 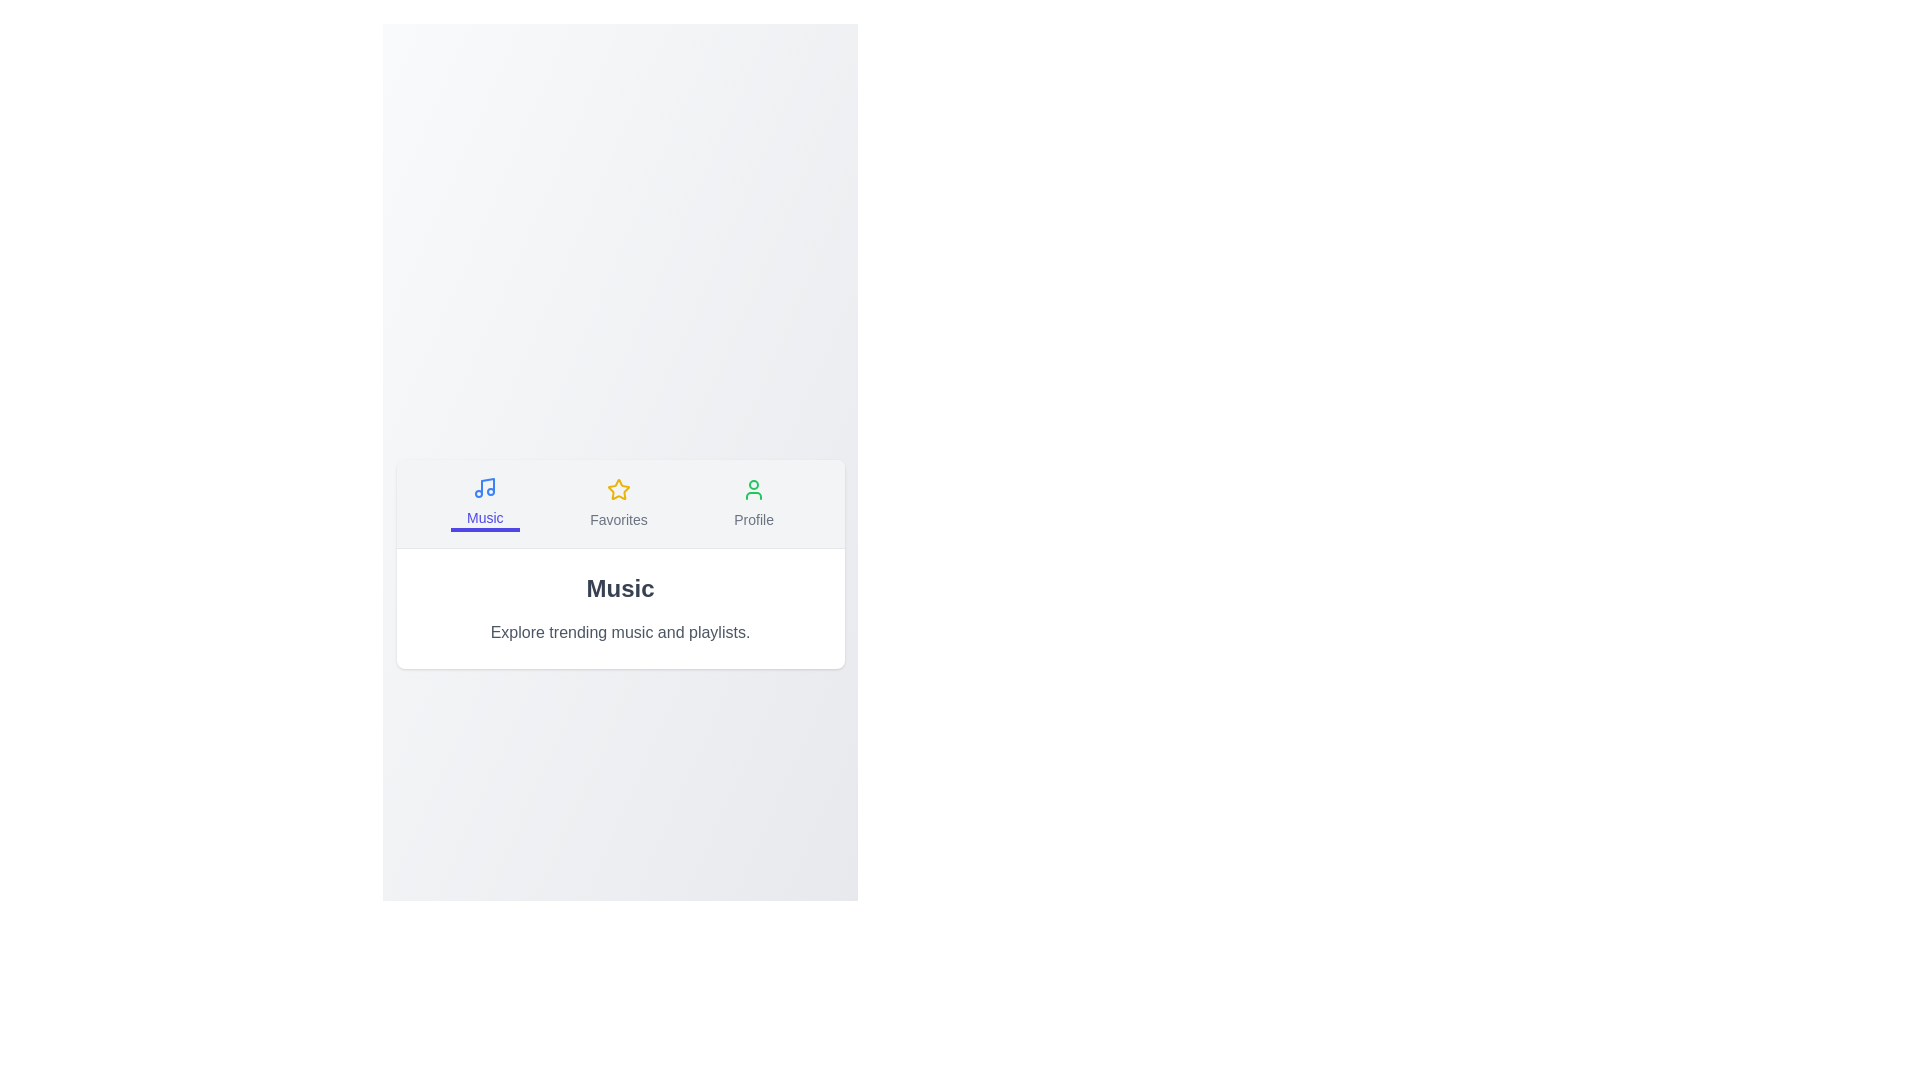 I want to click on the Favorites tab to view its content, so click(x=618, y=501).